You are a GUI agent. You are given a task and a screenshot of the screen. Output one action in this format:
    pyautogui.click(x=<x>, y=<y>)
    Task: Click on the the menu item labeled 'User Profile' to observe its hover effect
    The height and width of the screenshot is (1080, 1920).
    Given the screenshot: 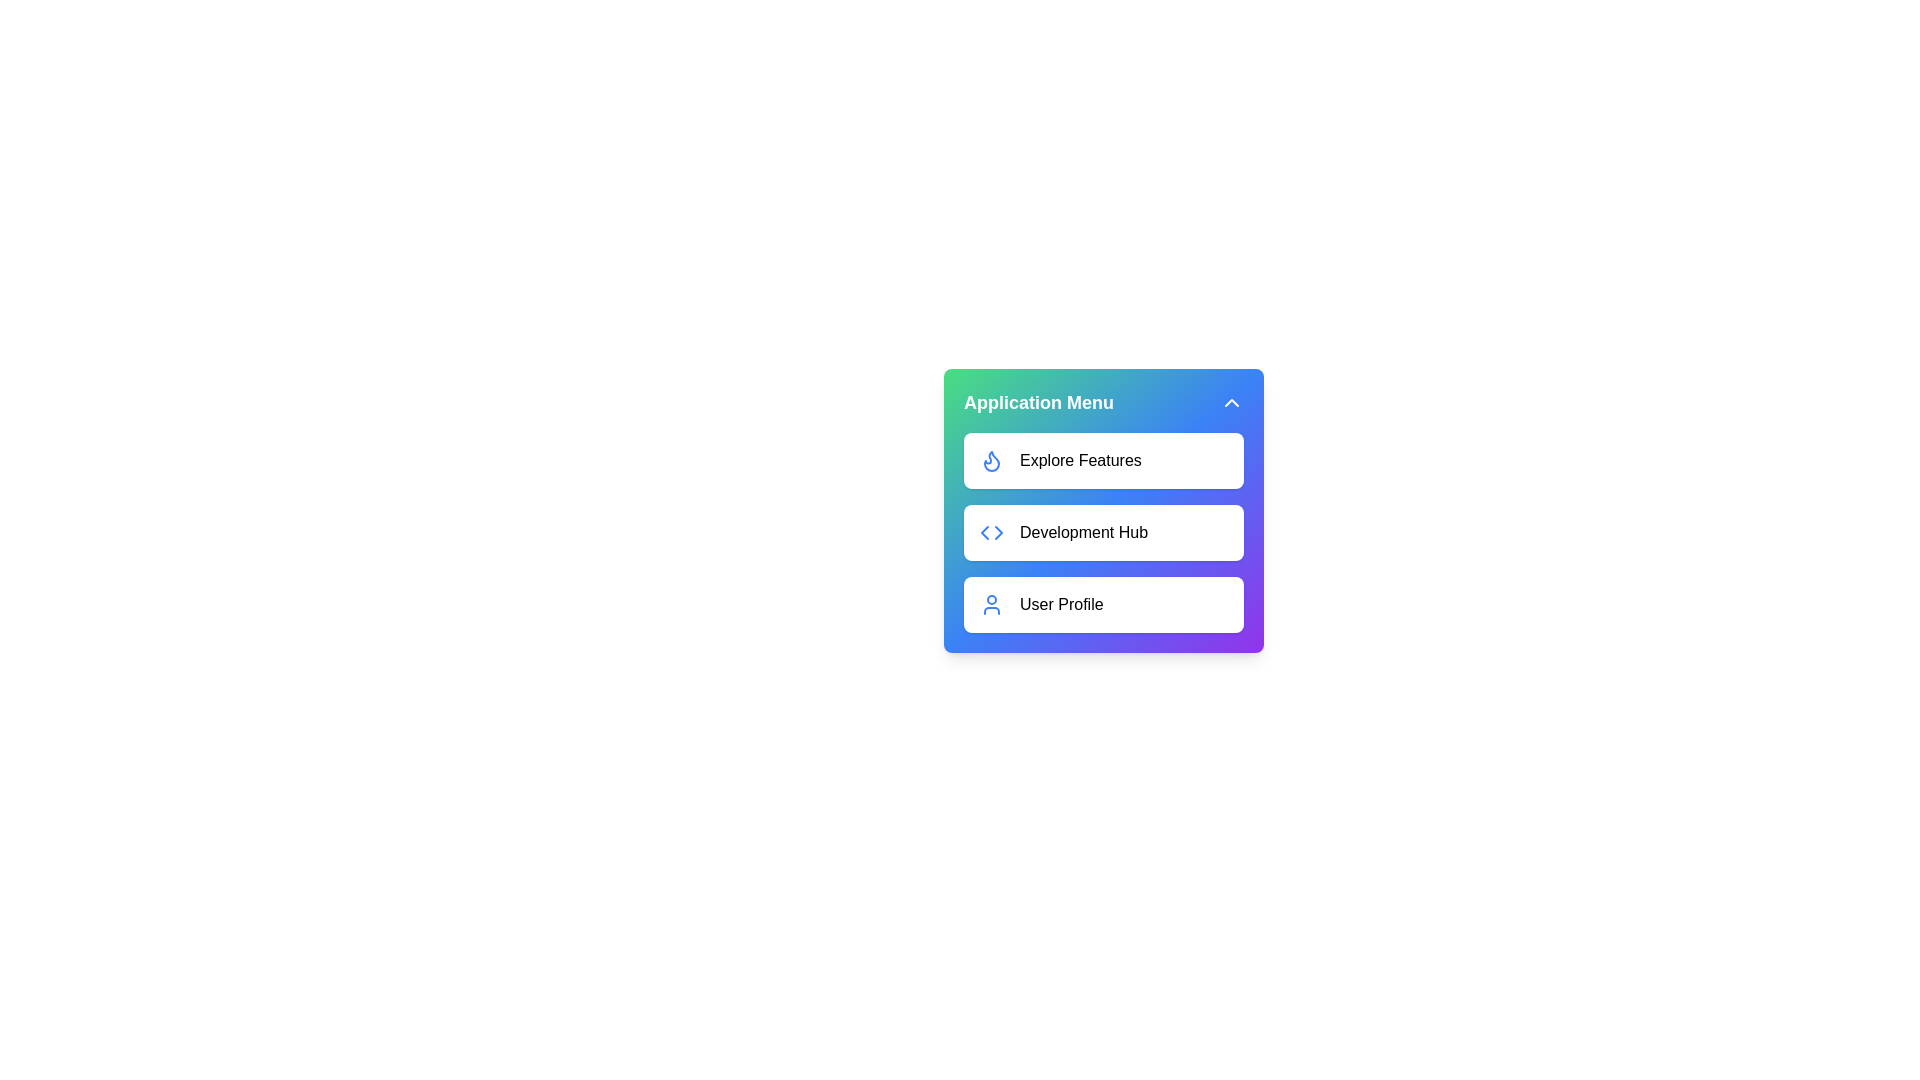 What is the action you would take?
    pyautogui.click(x=1103, y=604)
    